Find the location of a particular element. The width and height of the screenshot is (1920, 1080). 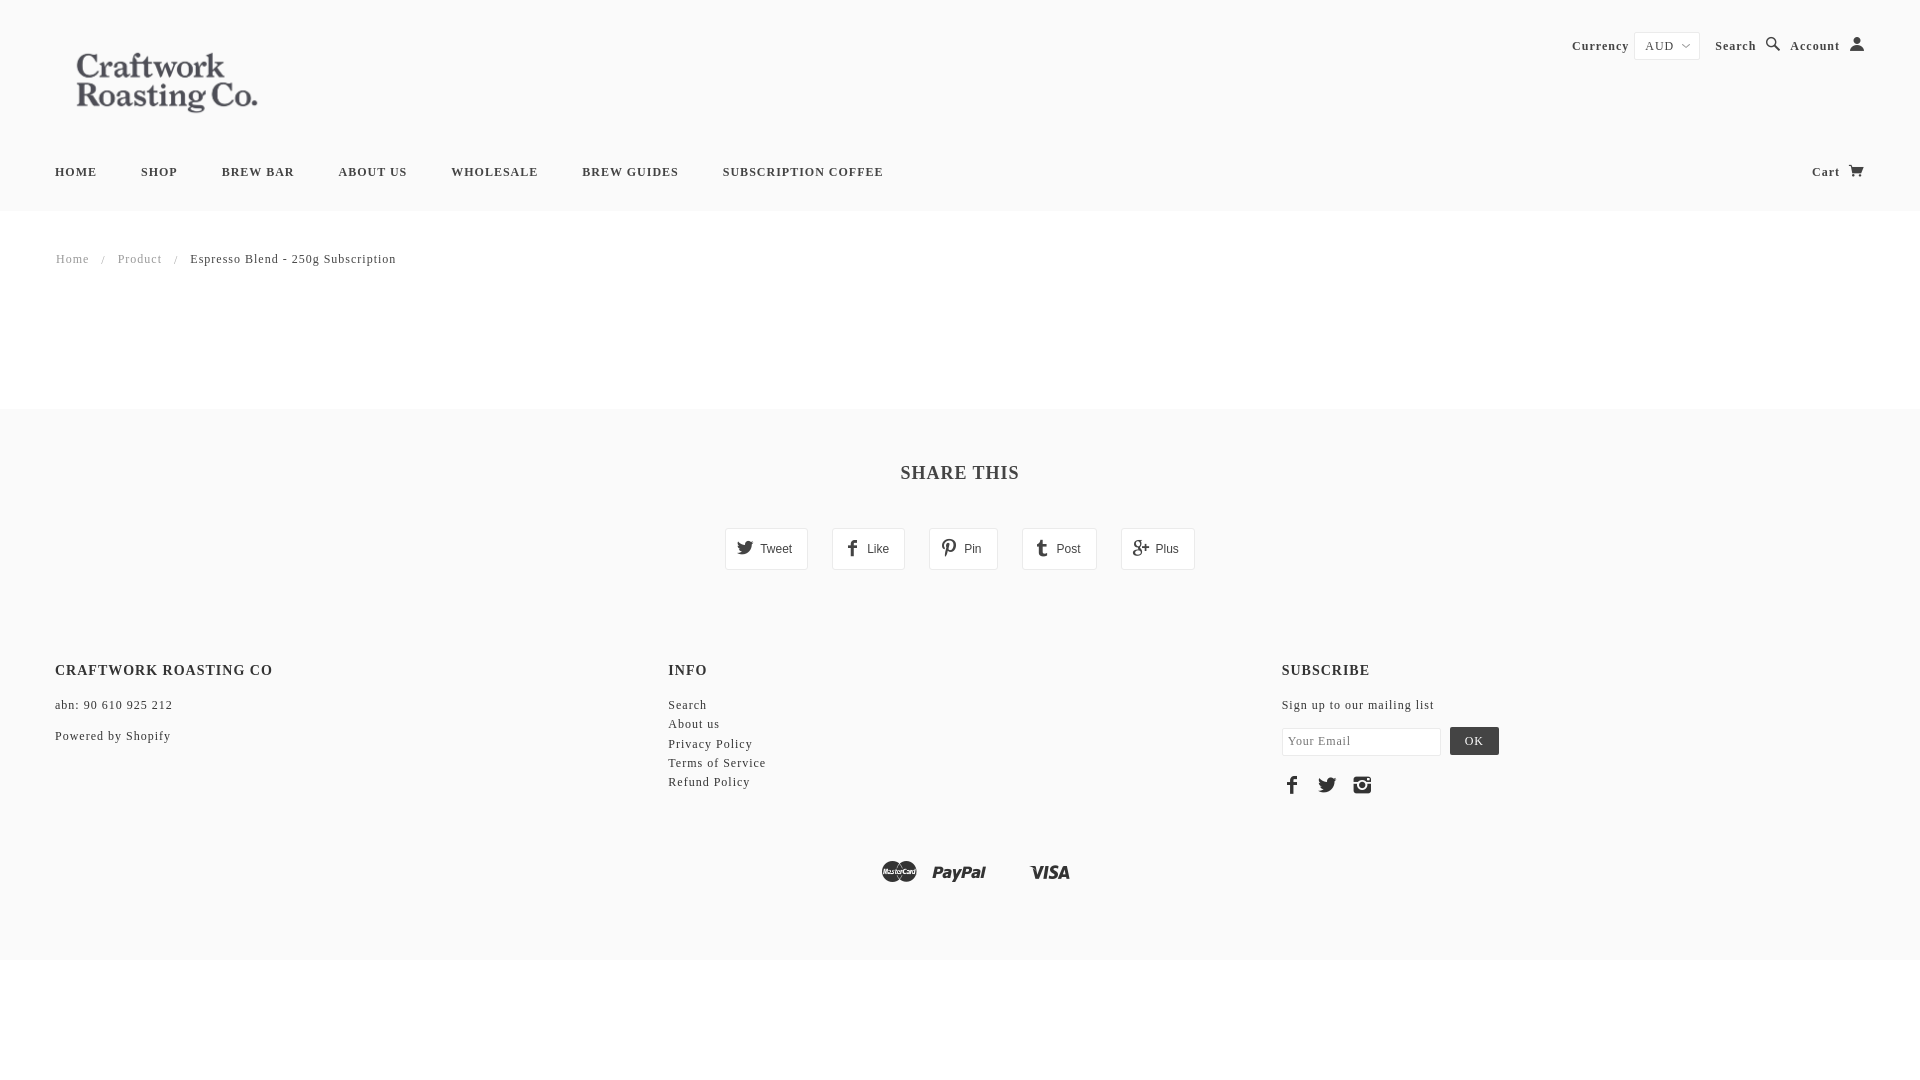

'Pin' is located at coordinates (963, 548).